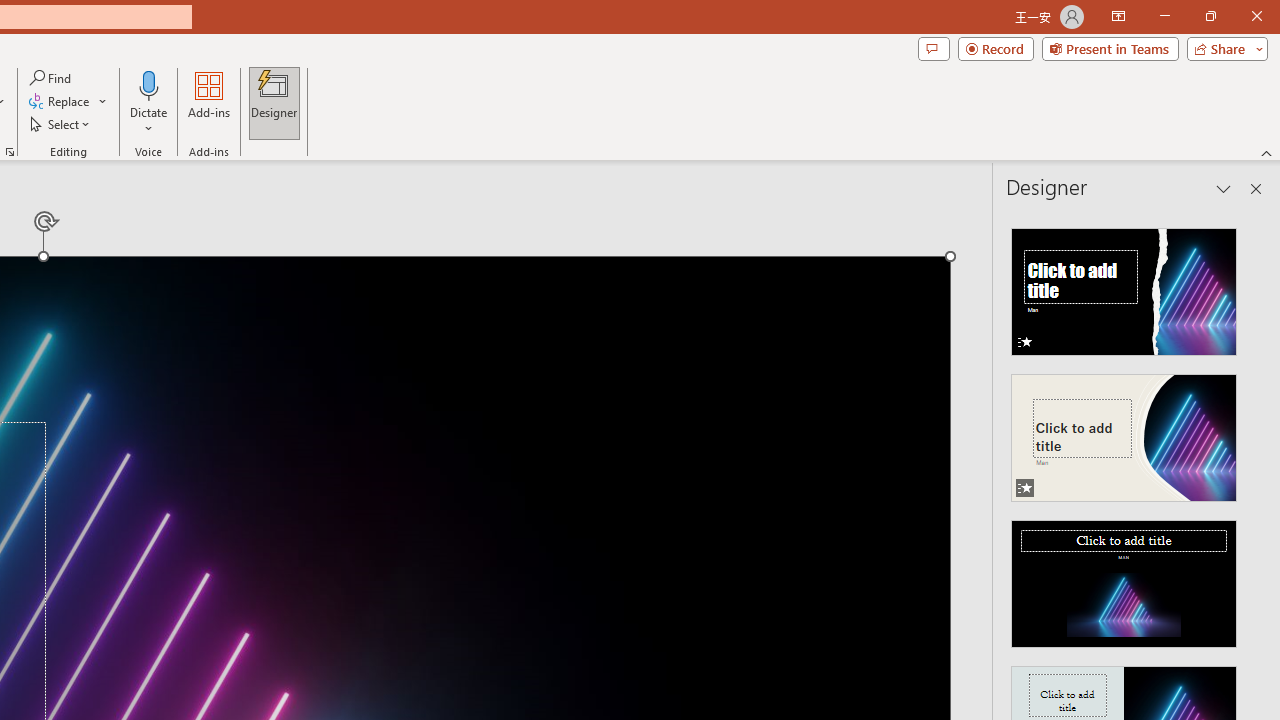  What do you see at coordinates (1124, 286) in the screenshot?
I see `'Recommended Design: Animation'` at bounding box center [1124, 286].